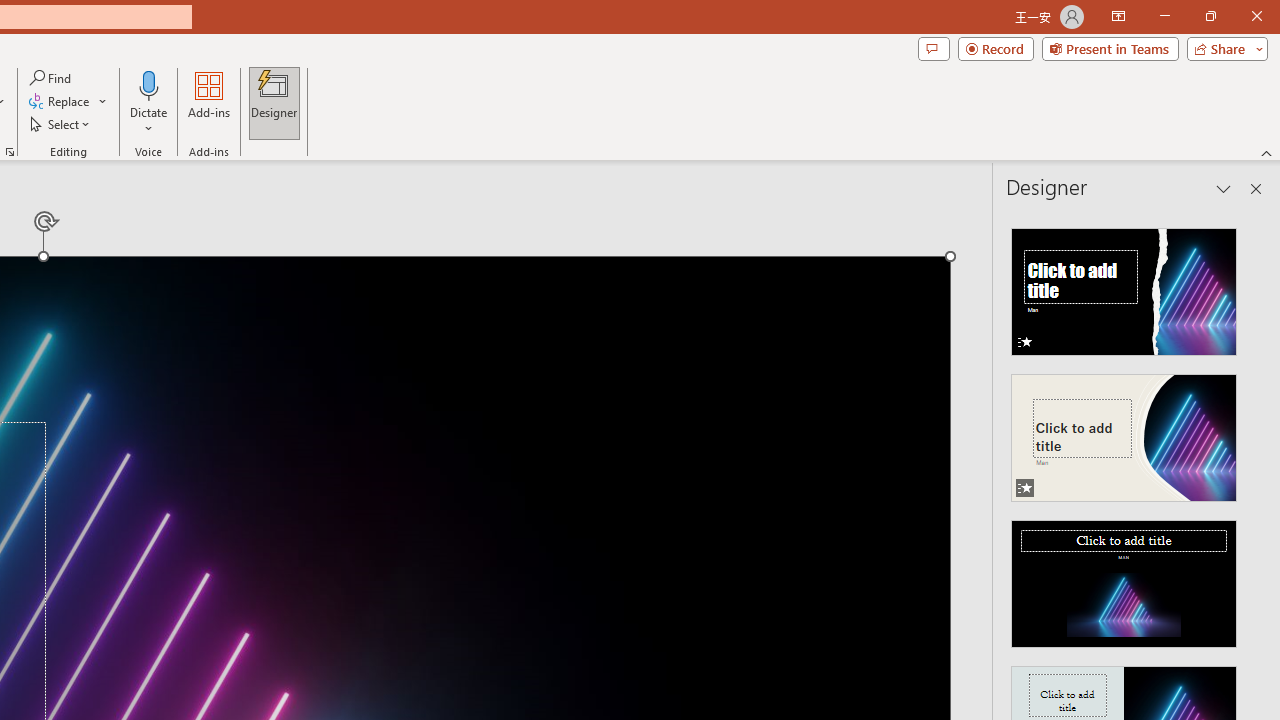  What do you see at coordinates (1124, 286) in the screenshot?
I see `'Recommended Design: Animation'` at bounding box center [1124, 286].